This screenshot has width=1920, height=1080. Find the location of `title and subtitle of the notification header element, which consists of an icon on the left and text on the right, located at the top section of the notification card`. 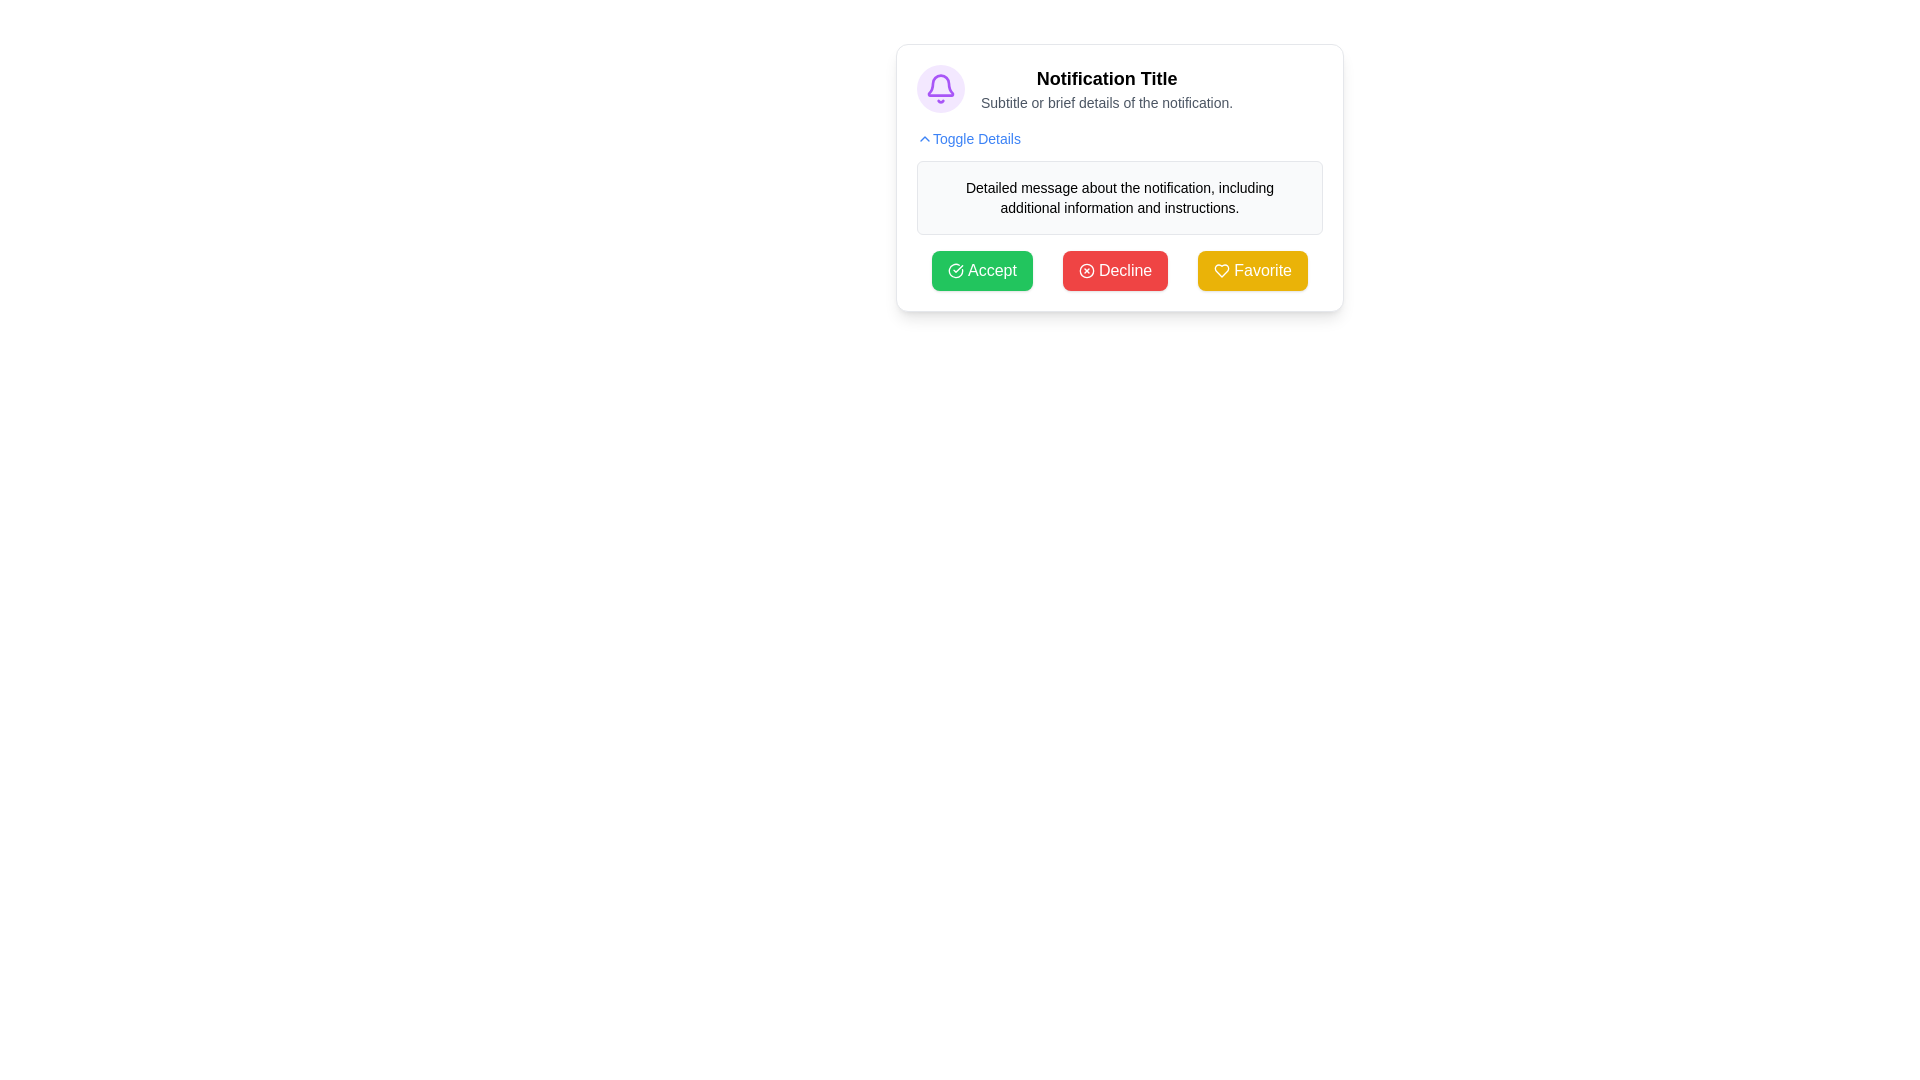

title and subtitle of the notification header element, which consists of an icon on the left and text on the right, located at the top section of the notification card is located at coordinates (1118, 87).